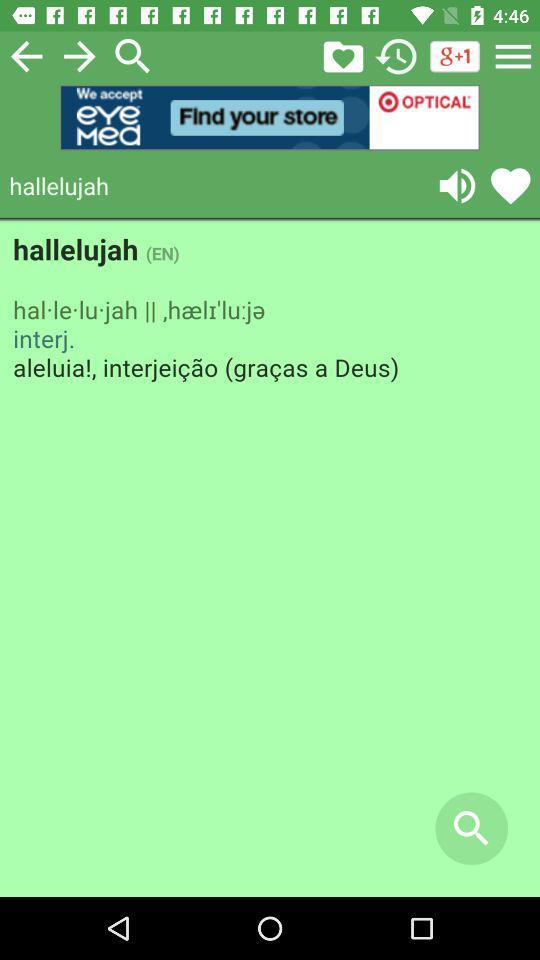 The image size is (540, 960). Describe the element at coordinates (342, 55) in the screenshot. I see `to favourites` at that location.